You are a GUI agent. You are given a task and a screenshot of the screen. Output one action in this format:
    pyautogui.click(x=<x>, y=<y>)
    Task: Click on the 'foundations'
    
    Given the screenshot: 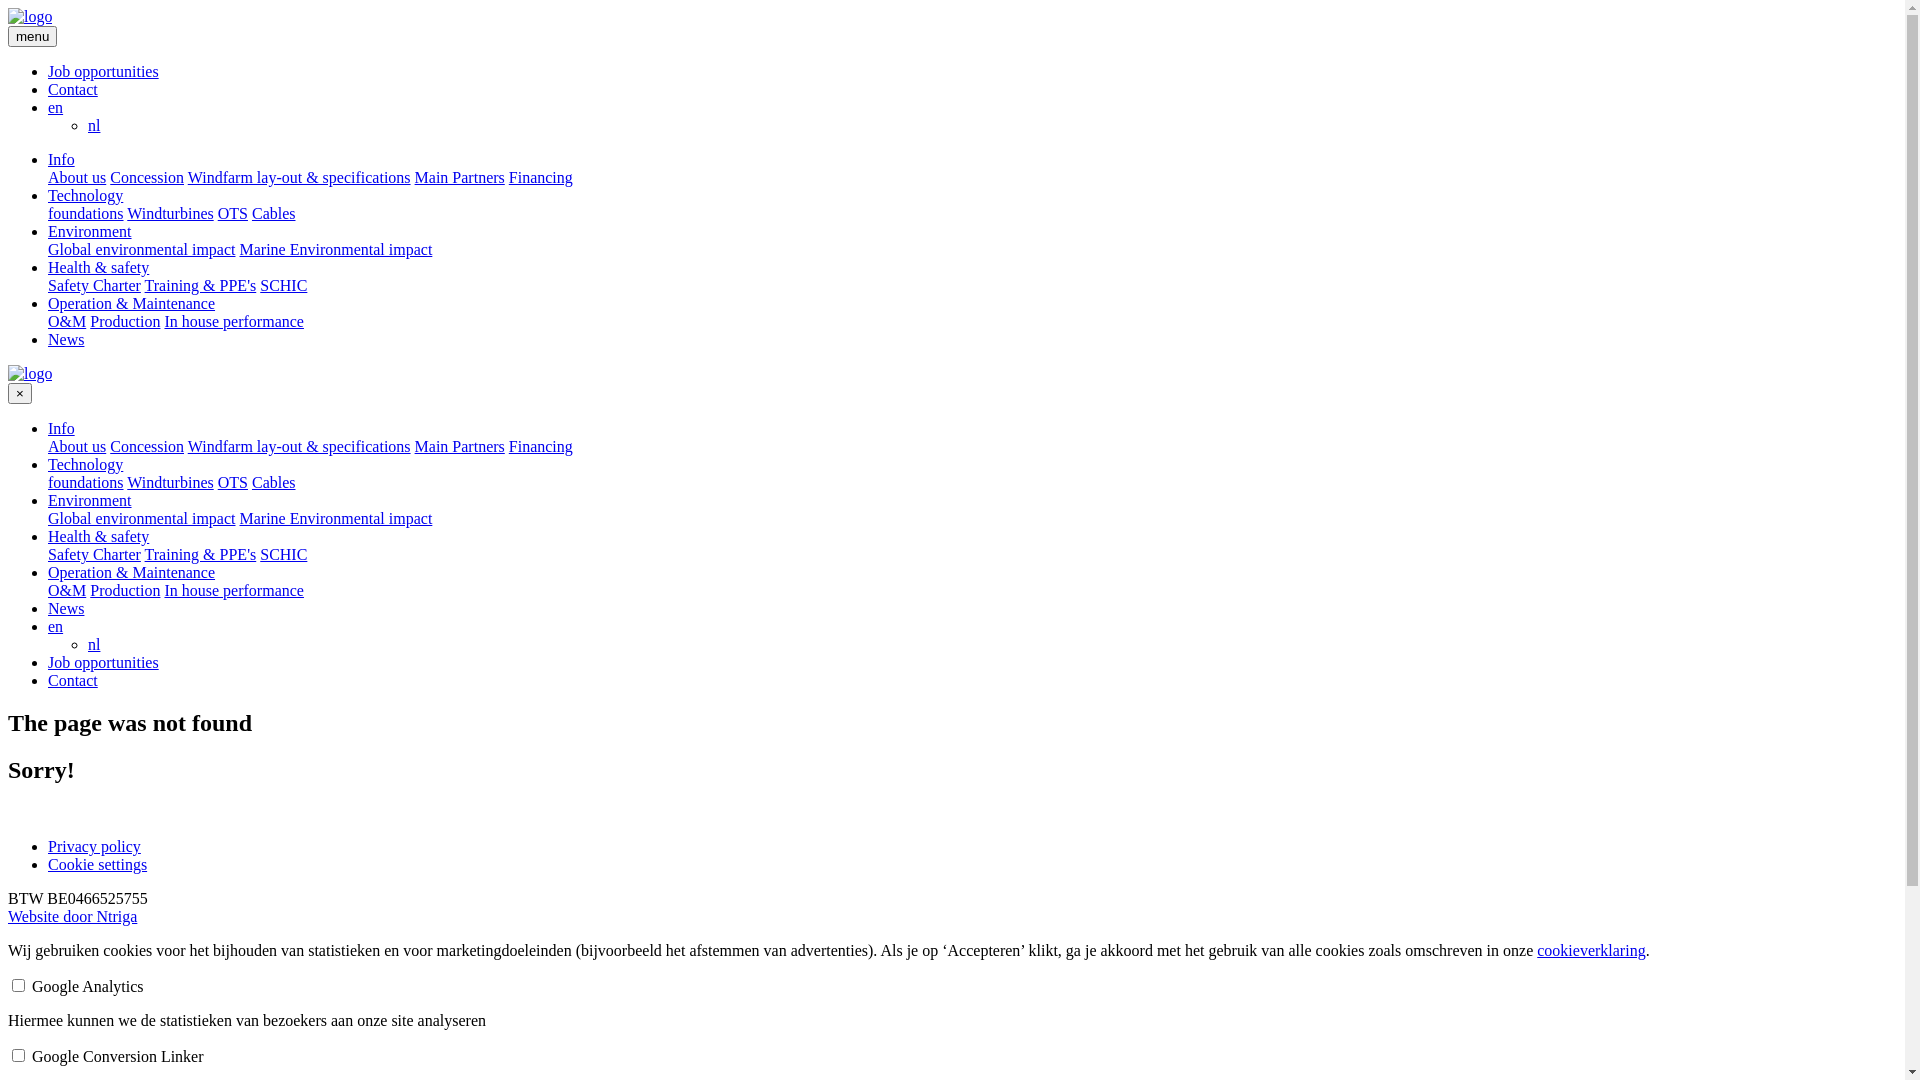 What is the action you would take?
    pyautogui.click(x=85, y=482)
    